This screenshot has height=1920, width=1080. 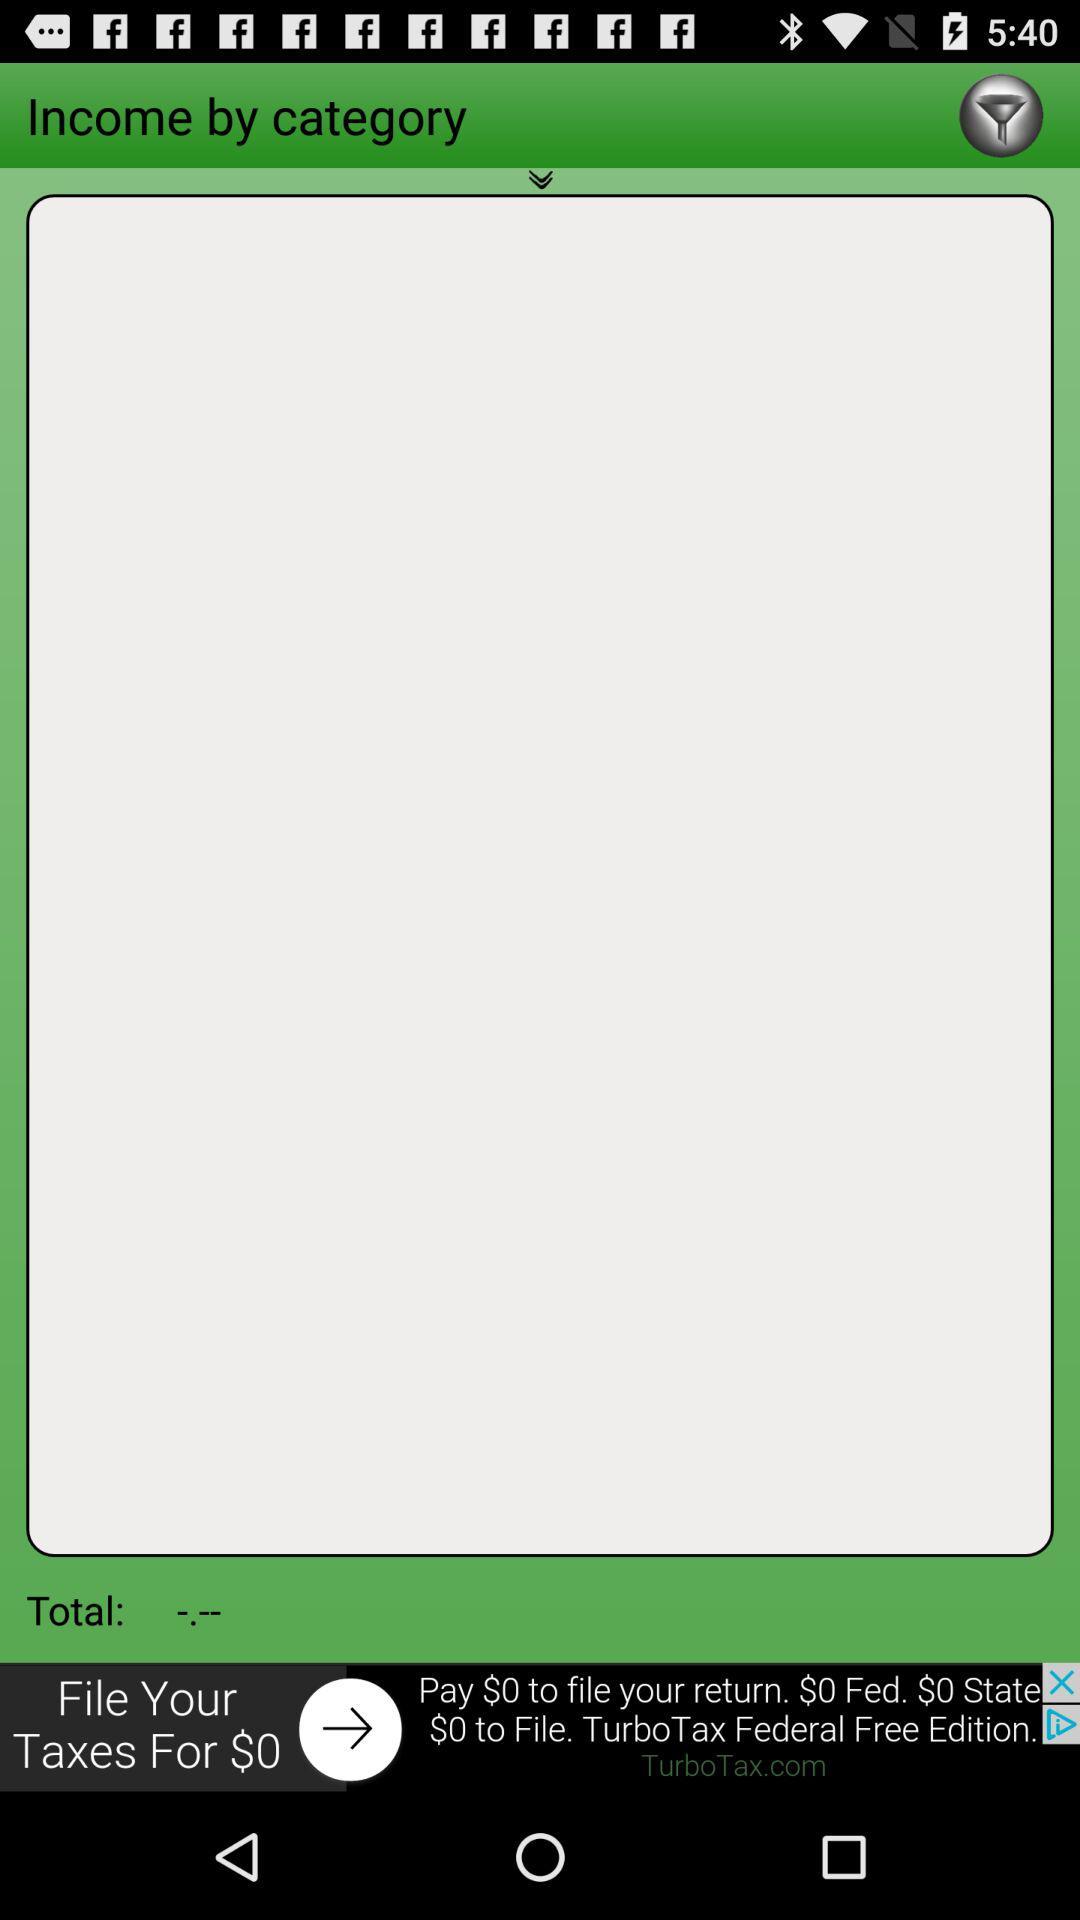 What do you see at coordinates (540, 1727) in the screenshot?
I see `click for more info` at bounding box center [540, 1727].